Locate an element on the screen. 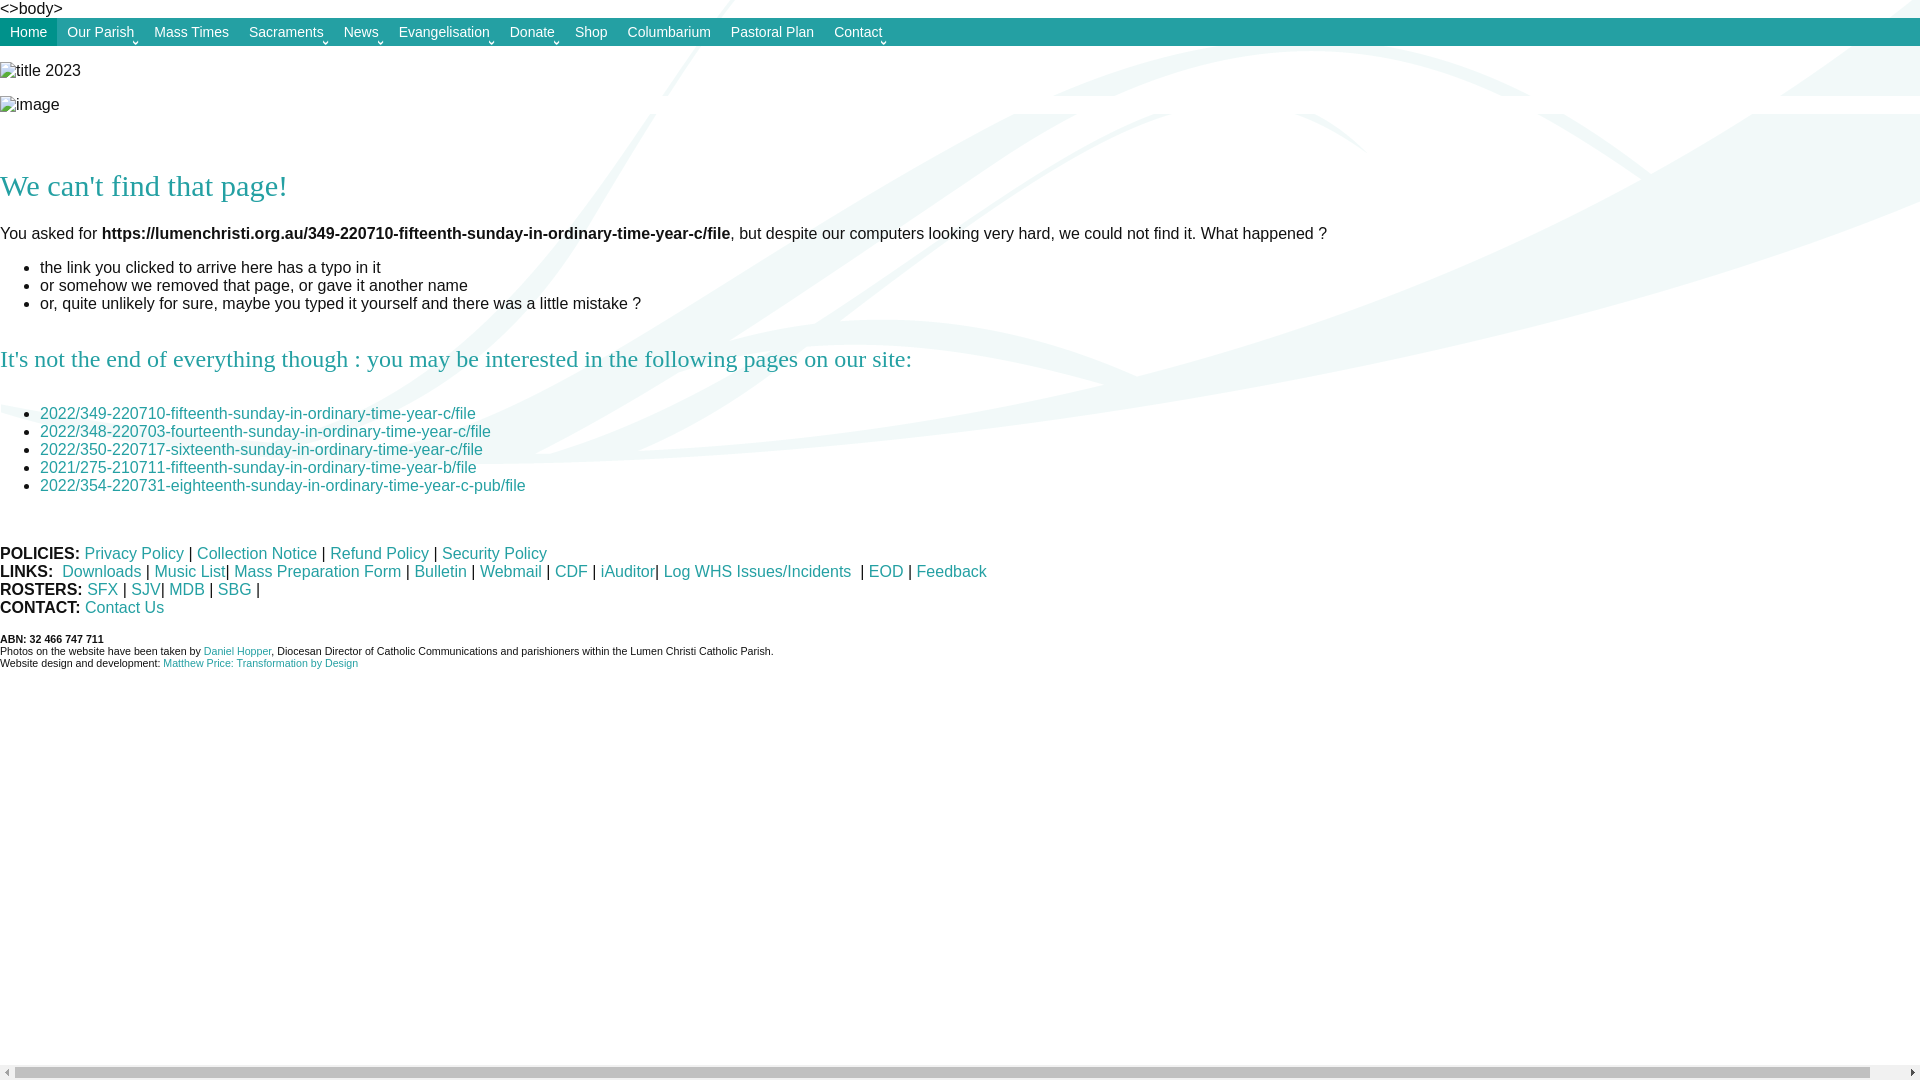 This screenshot has width=1920, height=1080. 'News is located at coordinates (361, 31).